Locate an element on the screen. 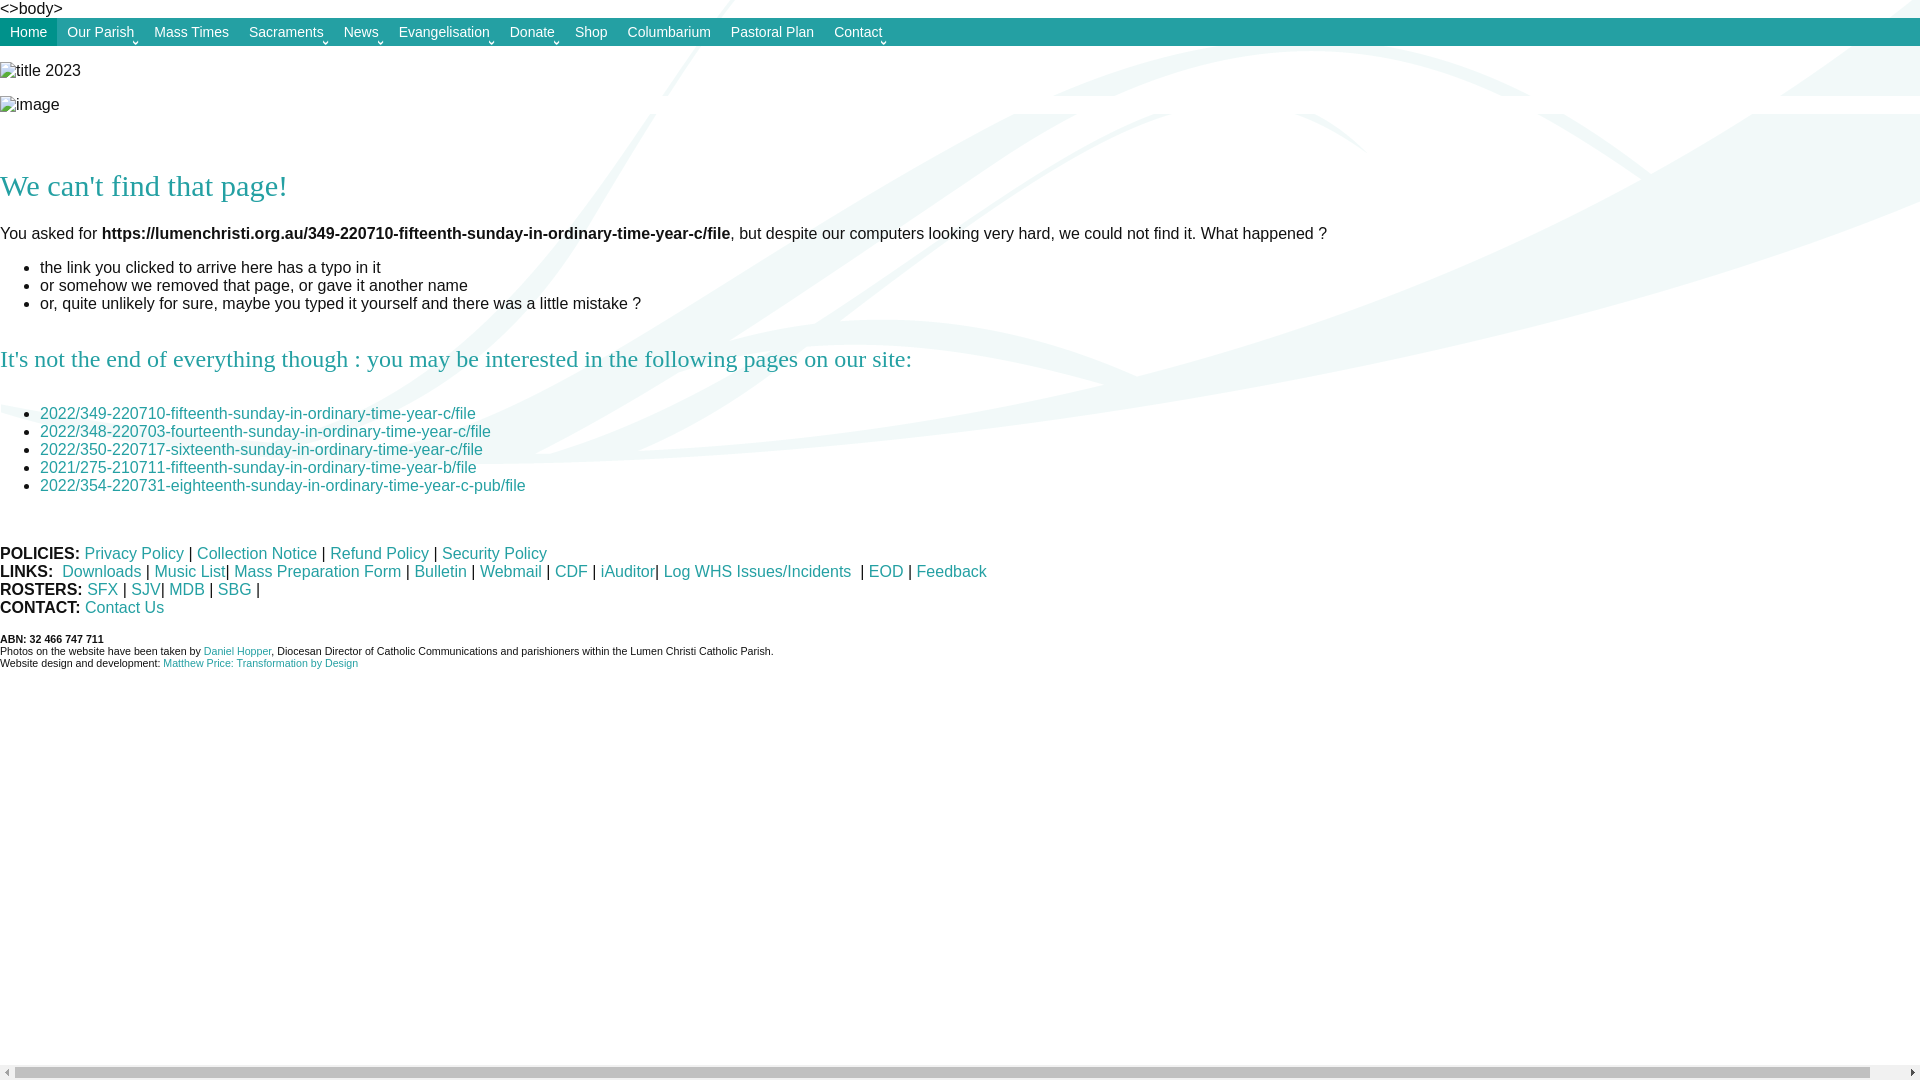 This screenshot has width=1920, height=1080. 'News is located at coordinates (361, 31).